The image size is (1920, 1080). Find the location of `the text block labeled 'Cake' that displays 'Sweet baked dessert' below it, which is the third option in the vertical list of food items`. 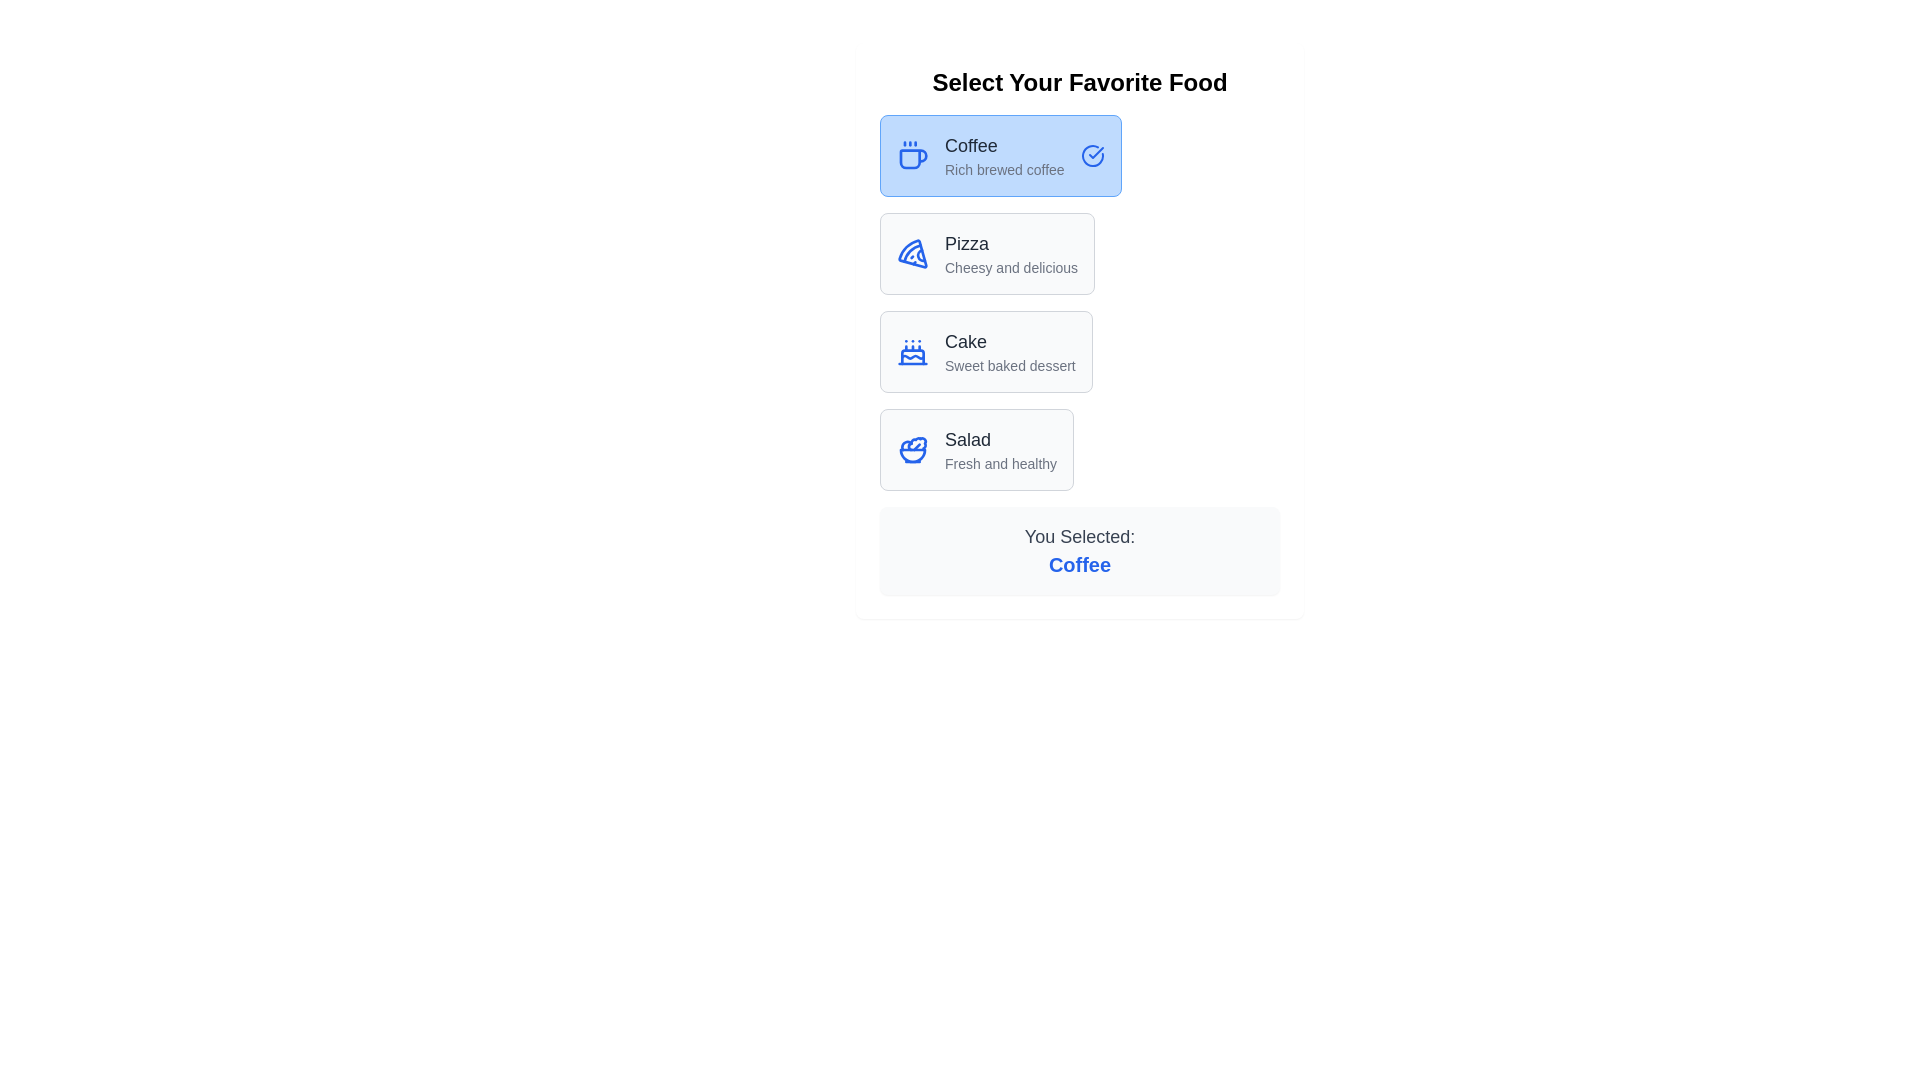

the text block labeled 'Cake' that displays 'Sweet baked dessert' below it, which is the third option in the vertical list of food items is located at coordinates (1010, 350).